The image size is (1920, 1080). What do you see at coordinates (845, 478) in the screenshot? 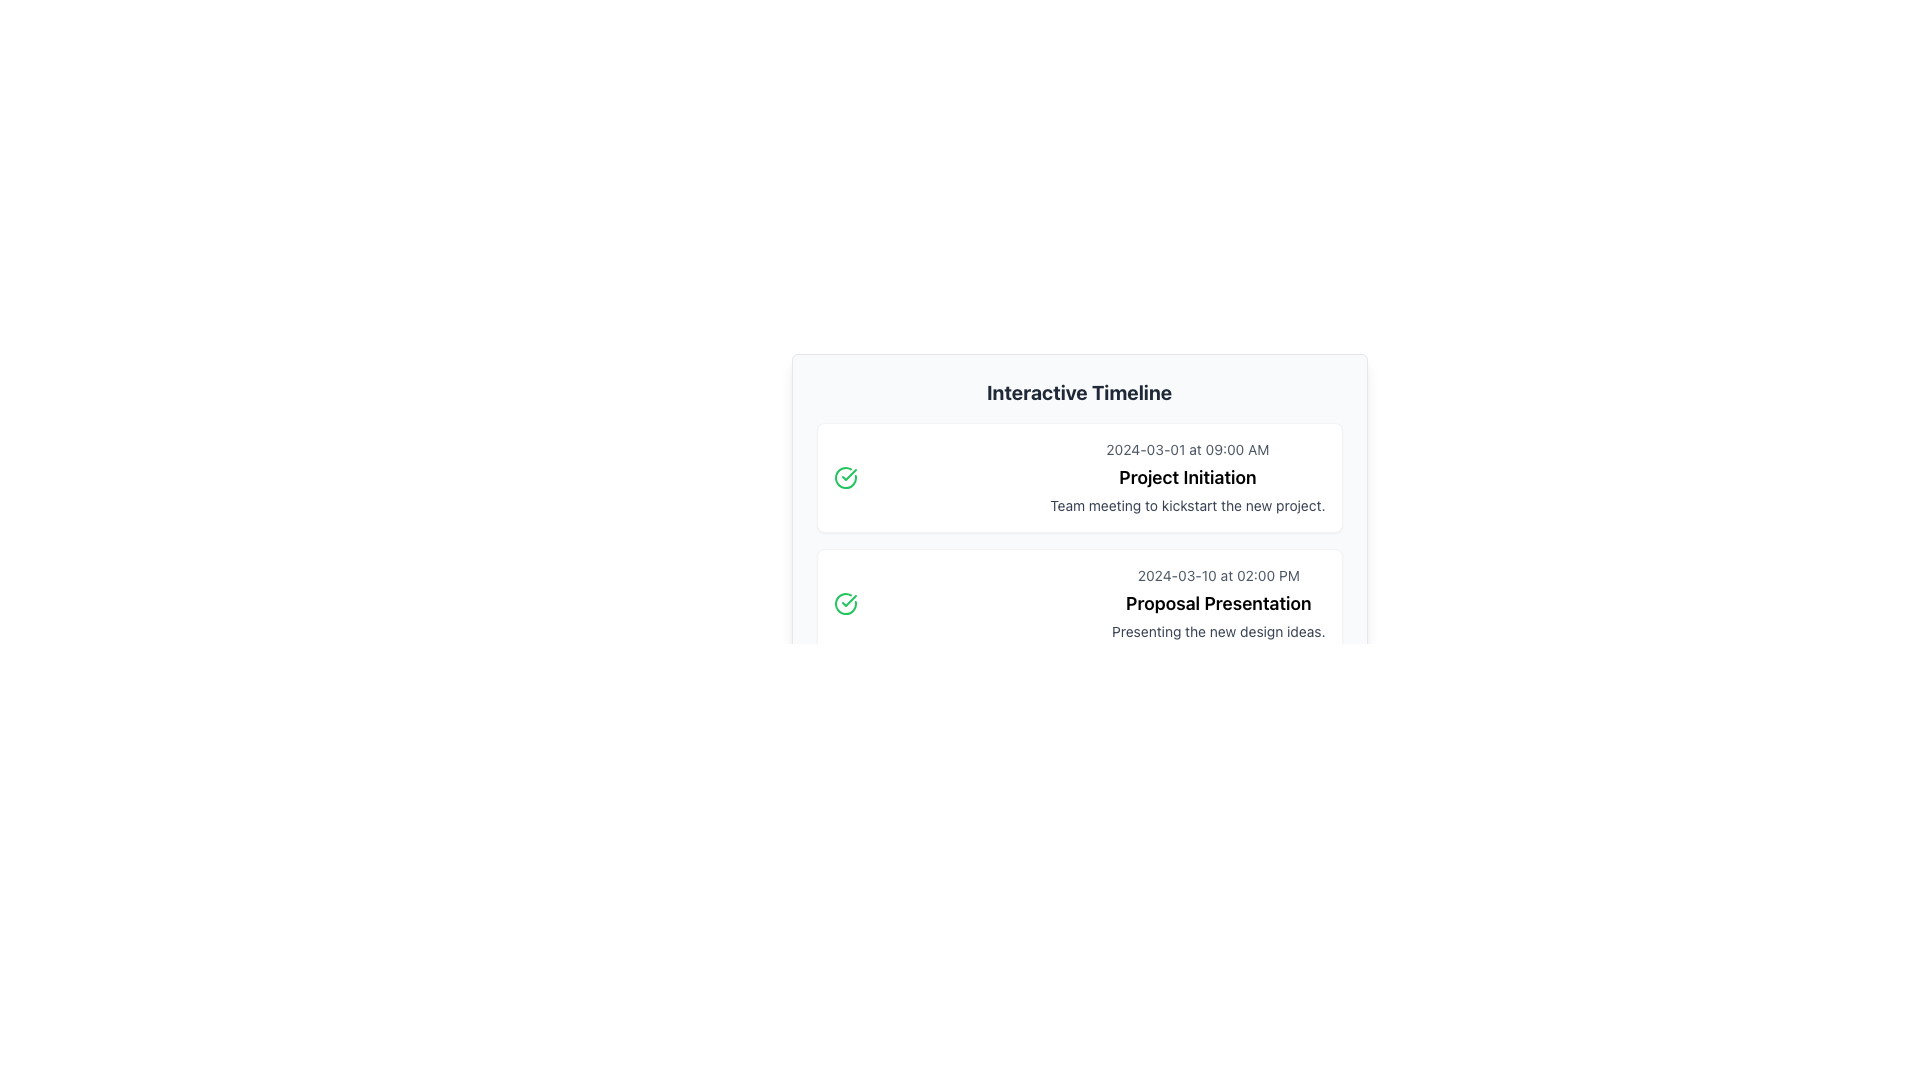
I see `the circular green check icon located to the left of the text 'Project Initiation' in the timeline item for the date '2024-03-01'` at bounding box center [845, 478].